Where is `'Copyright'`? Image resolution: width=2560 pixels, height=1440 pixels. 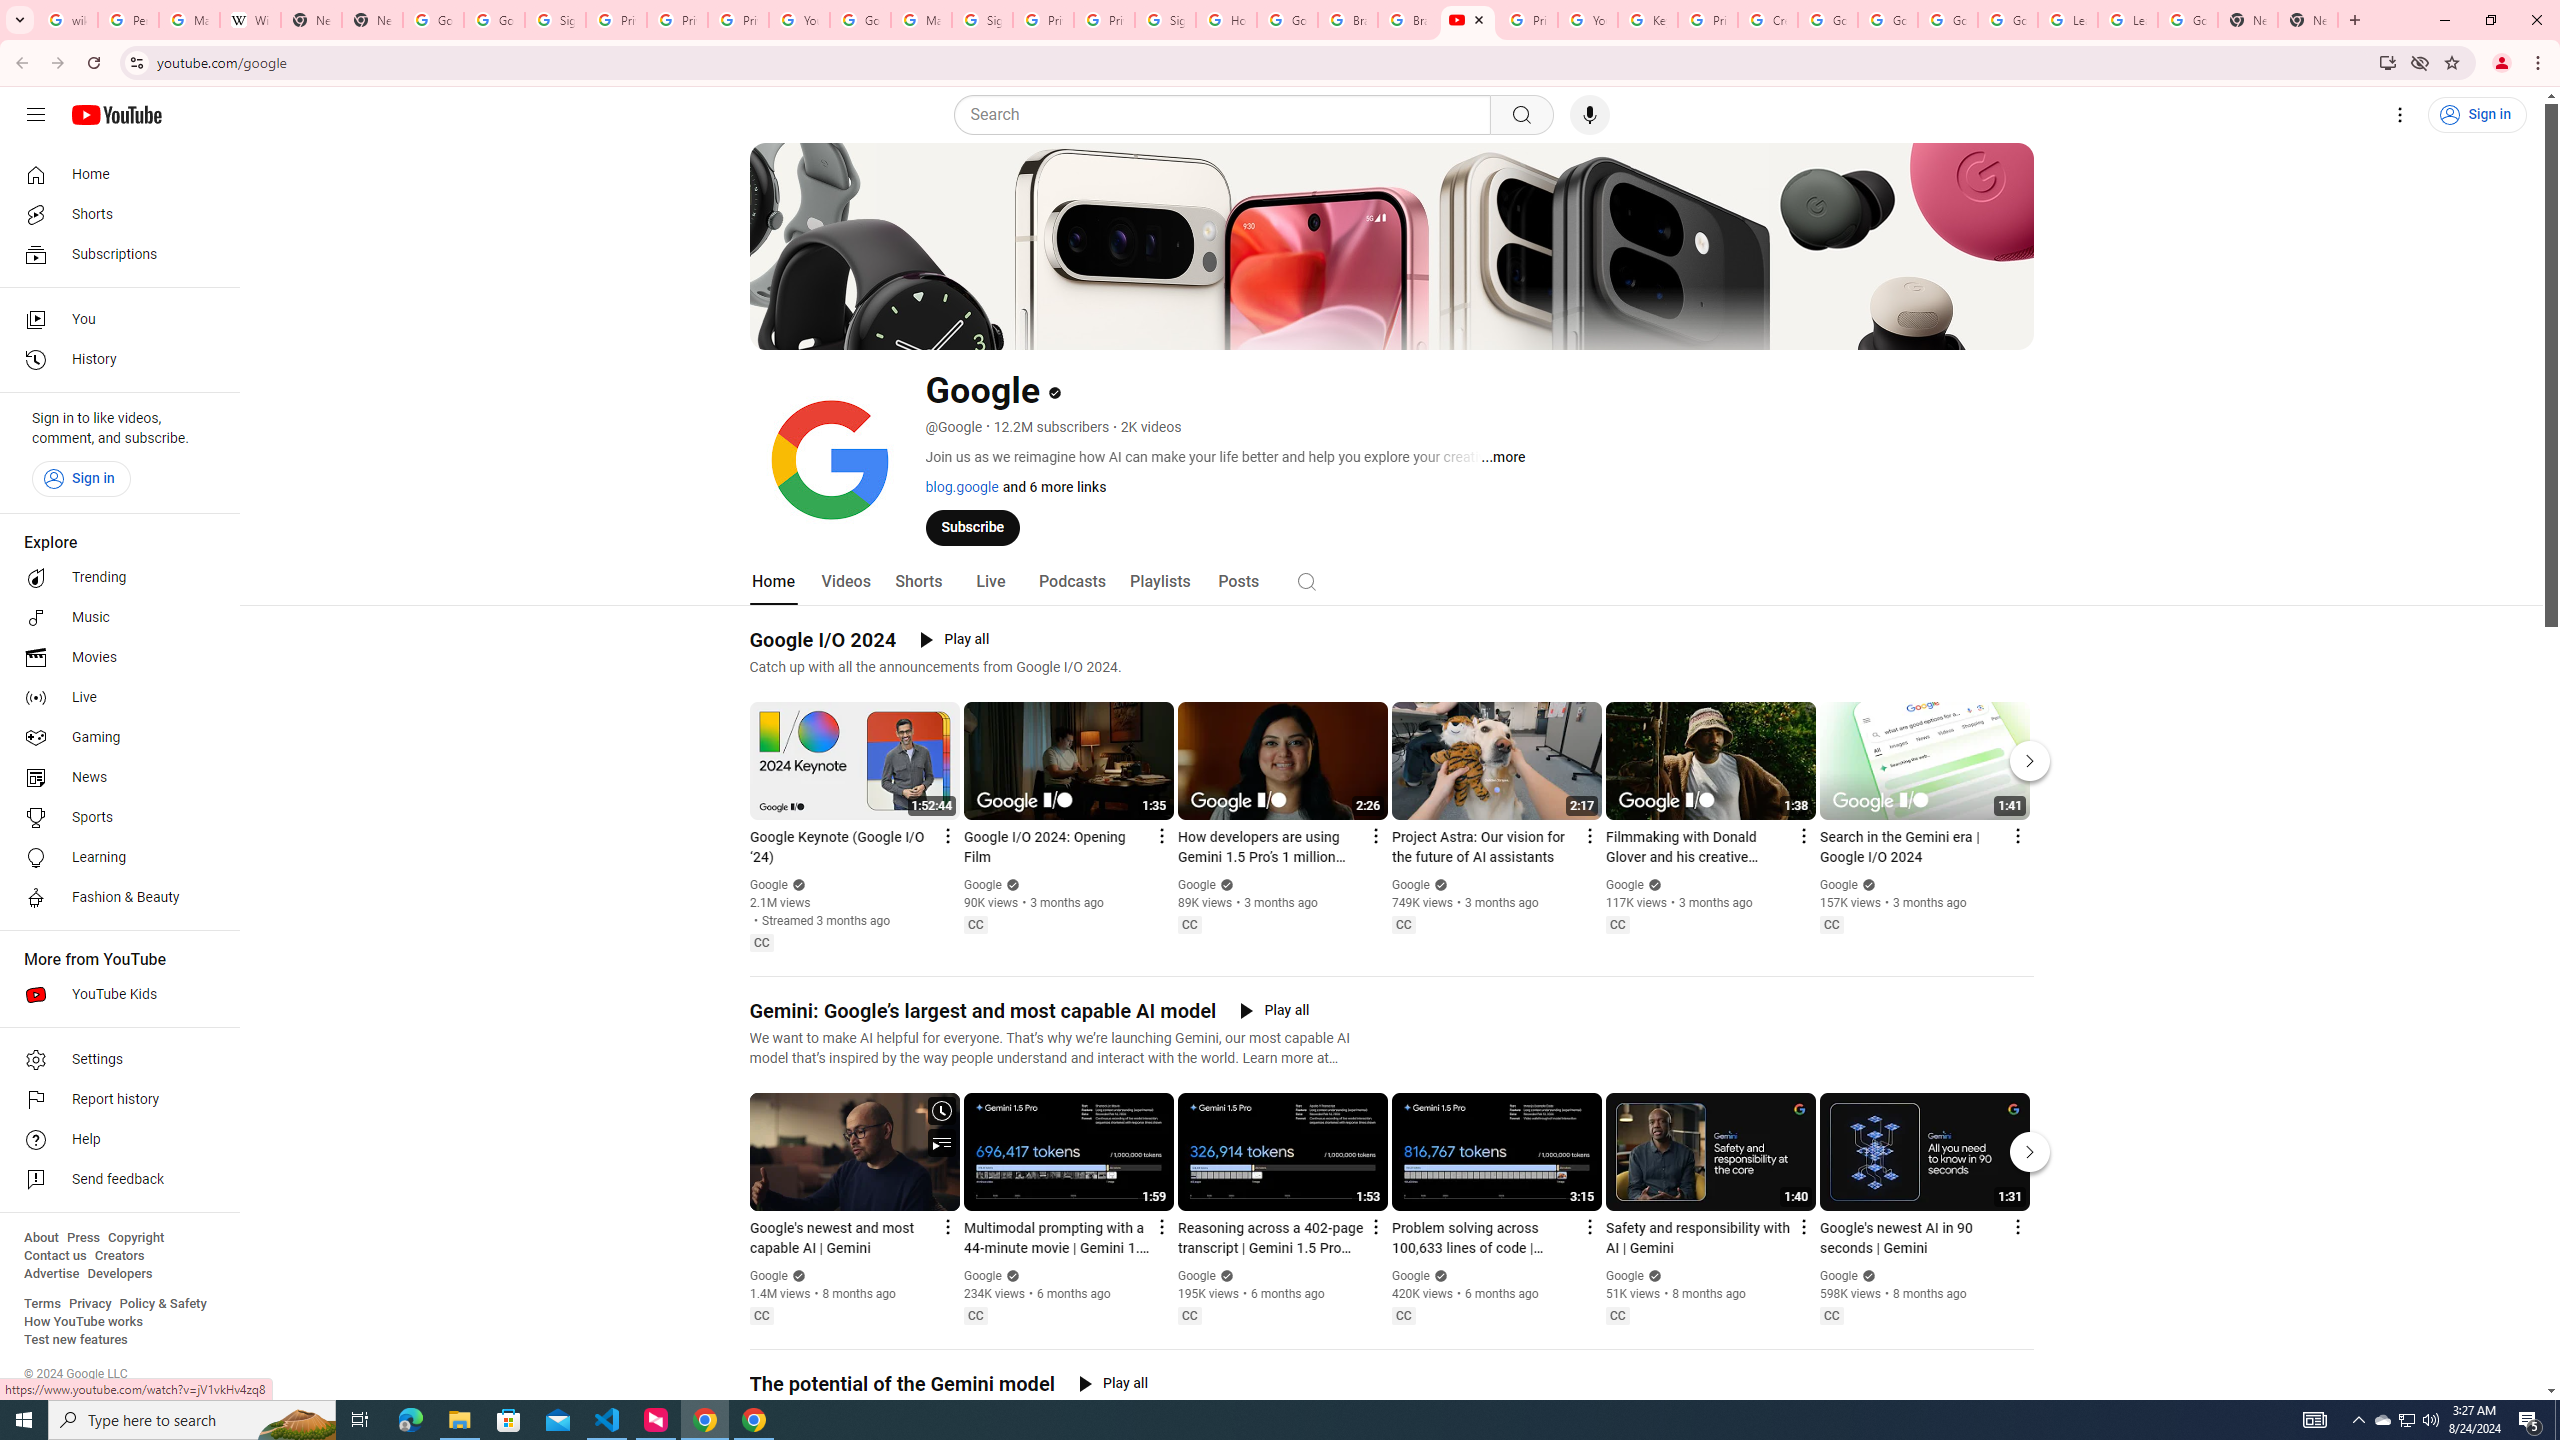
'Copyright' is located at coordinates (134, 1237).